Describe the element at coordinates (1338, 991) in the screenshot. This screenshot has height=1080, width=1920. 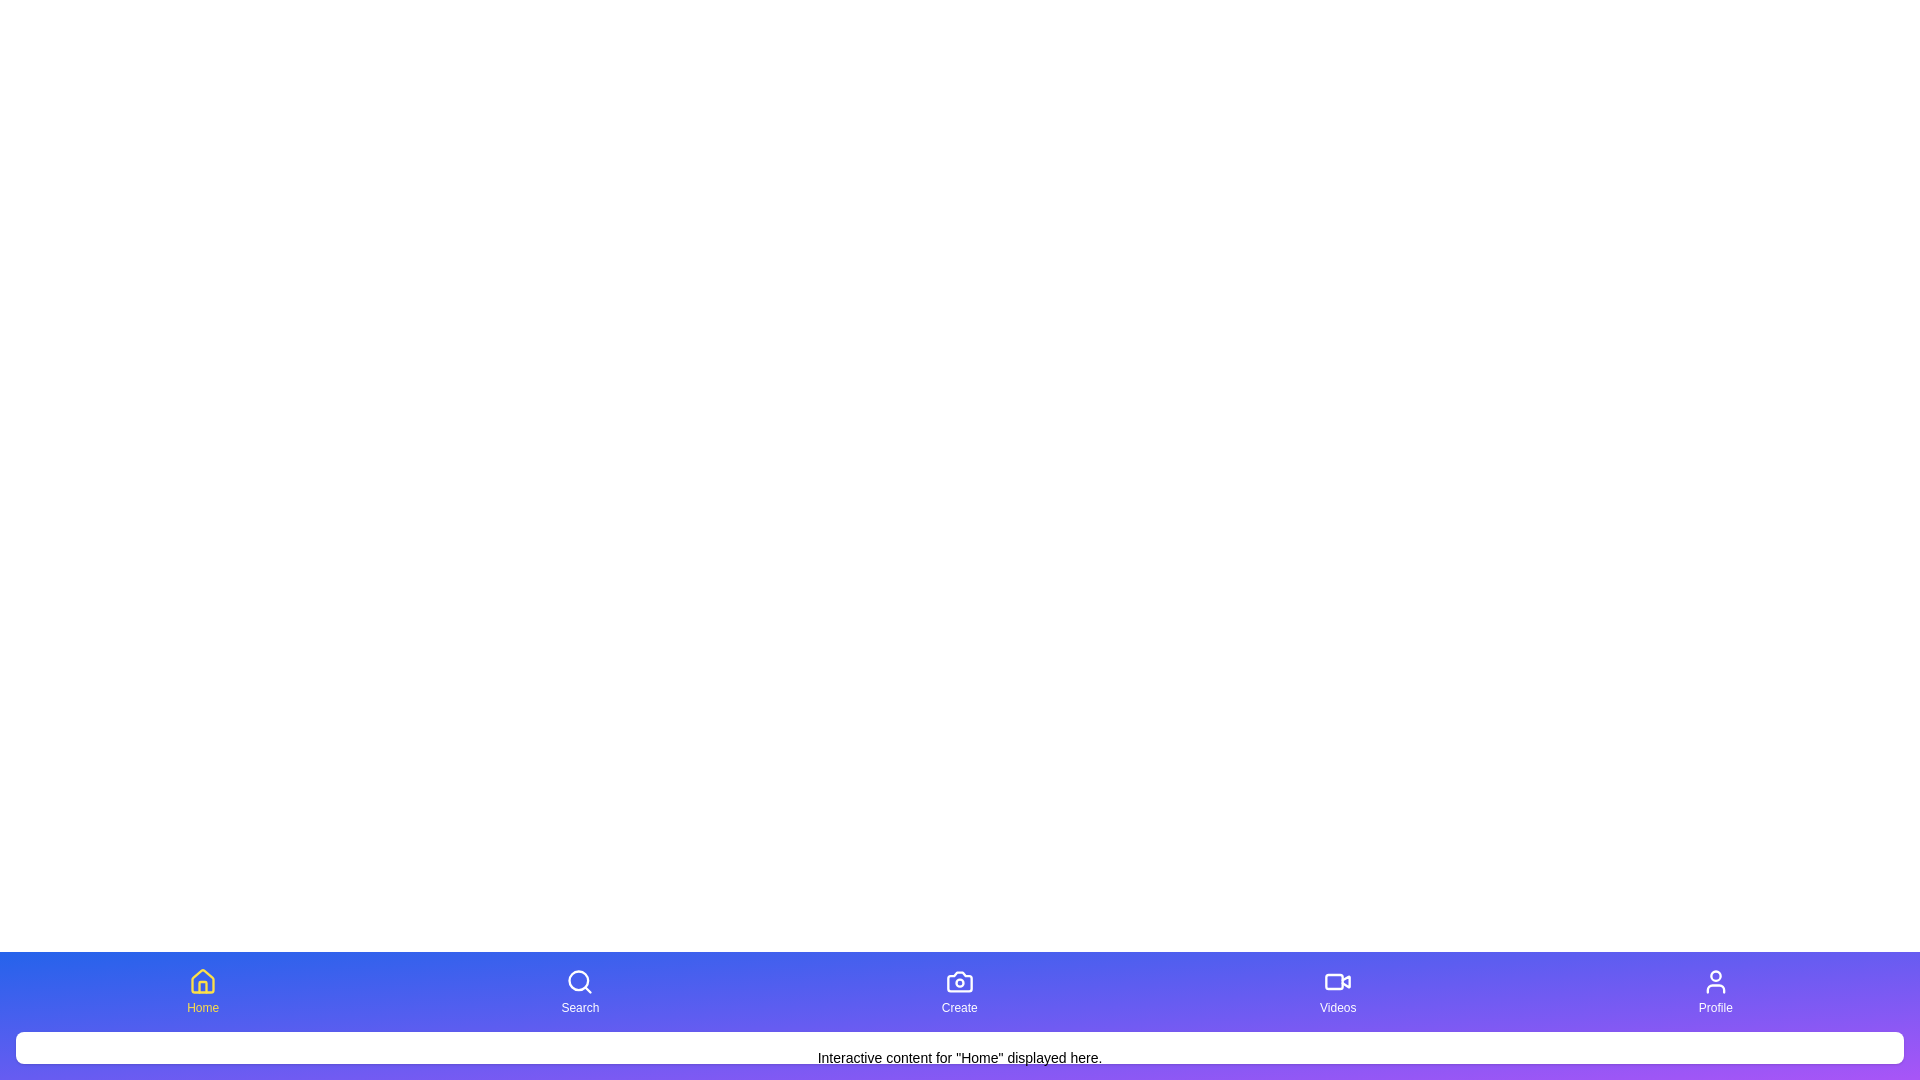
I see `the button corresponding to Videos` at that location.